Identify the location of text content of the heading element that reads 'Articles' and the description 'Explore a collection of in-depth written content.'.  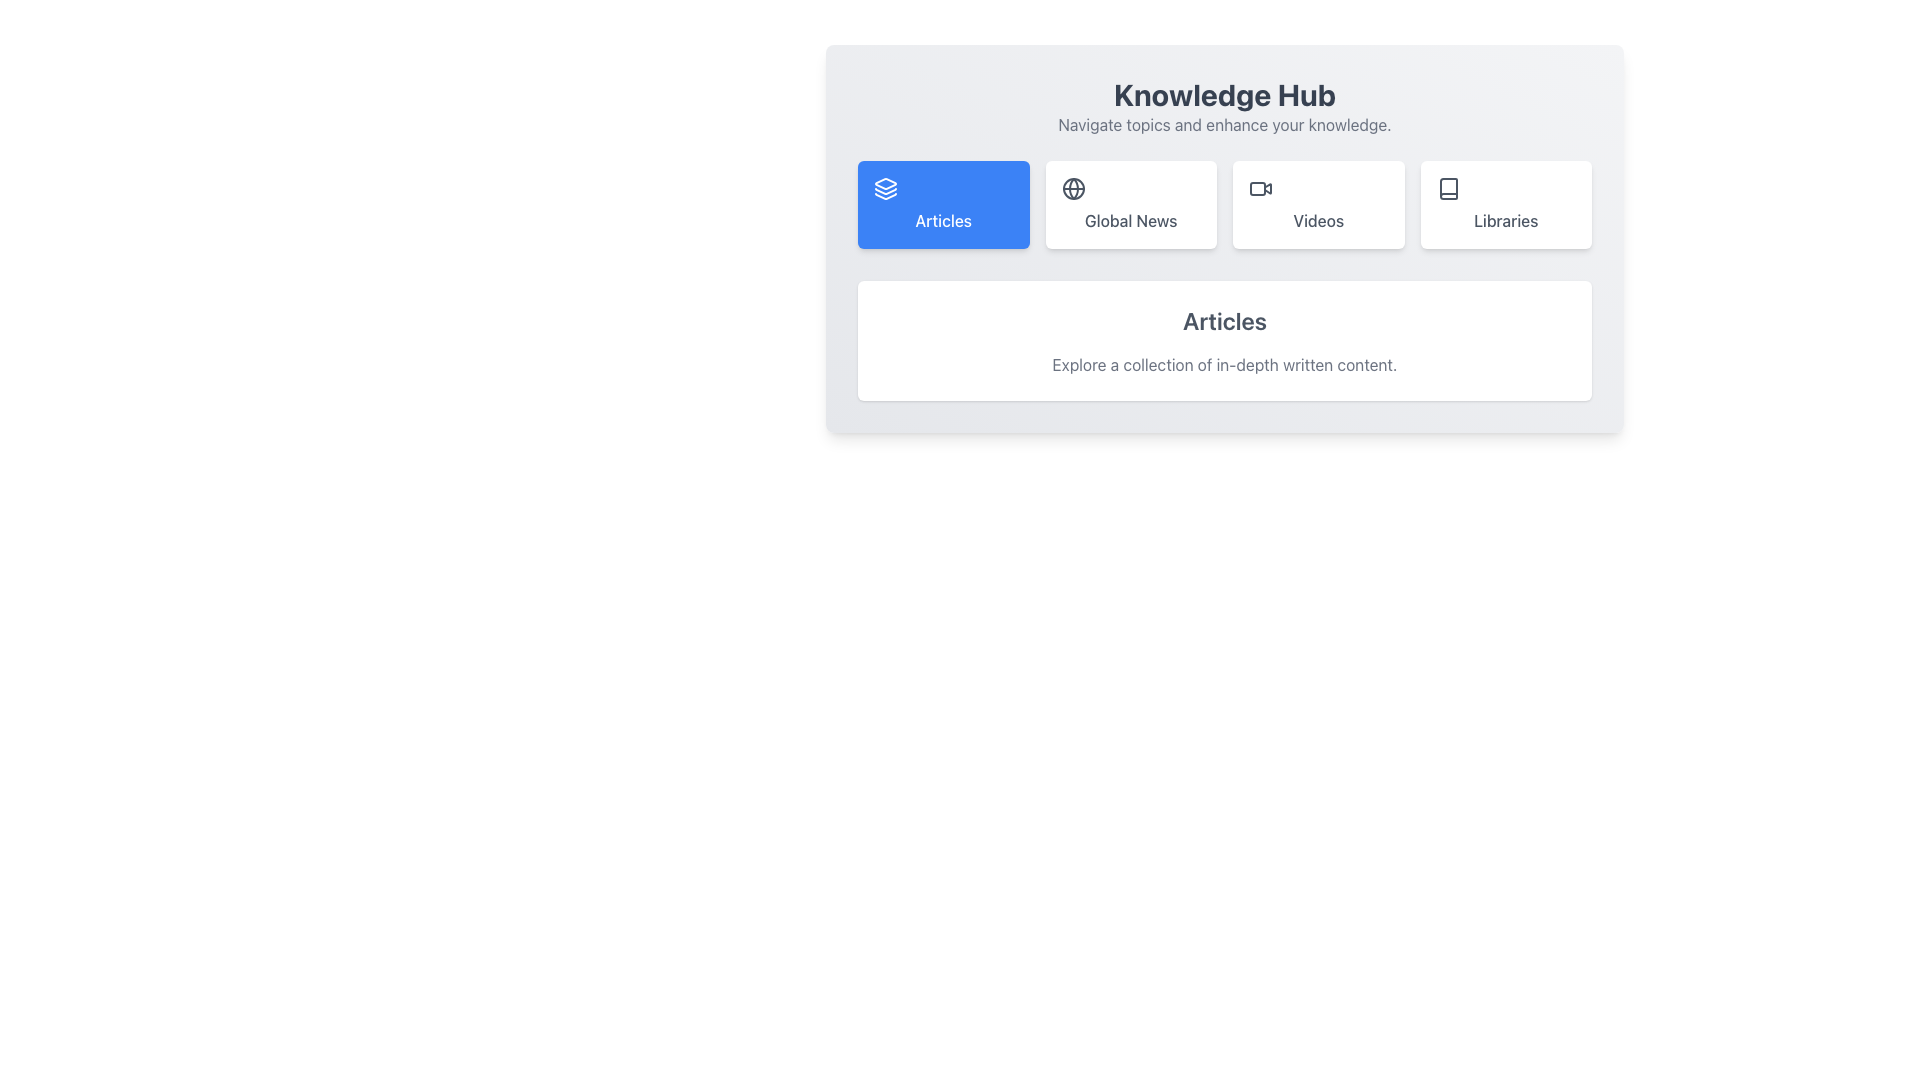
(1223, 339).